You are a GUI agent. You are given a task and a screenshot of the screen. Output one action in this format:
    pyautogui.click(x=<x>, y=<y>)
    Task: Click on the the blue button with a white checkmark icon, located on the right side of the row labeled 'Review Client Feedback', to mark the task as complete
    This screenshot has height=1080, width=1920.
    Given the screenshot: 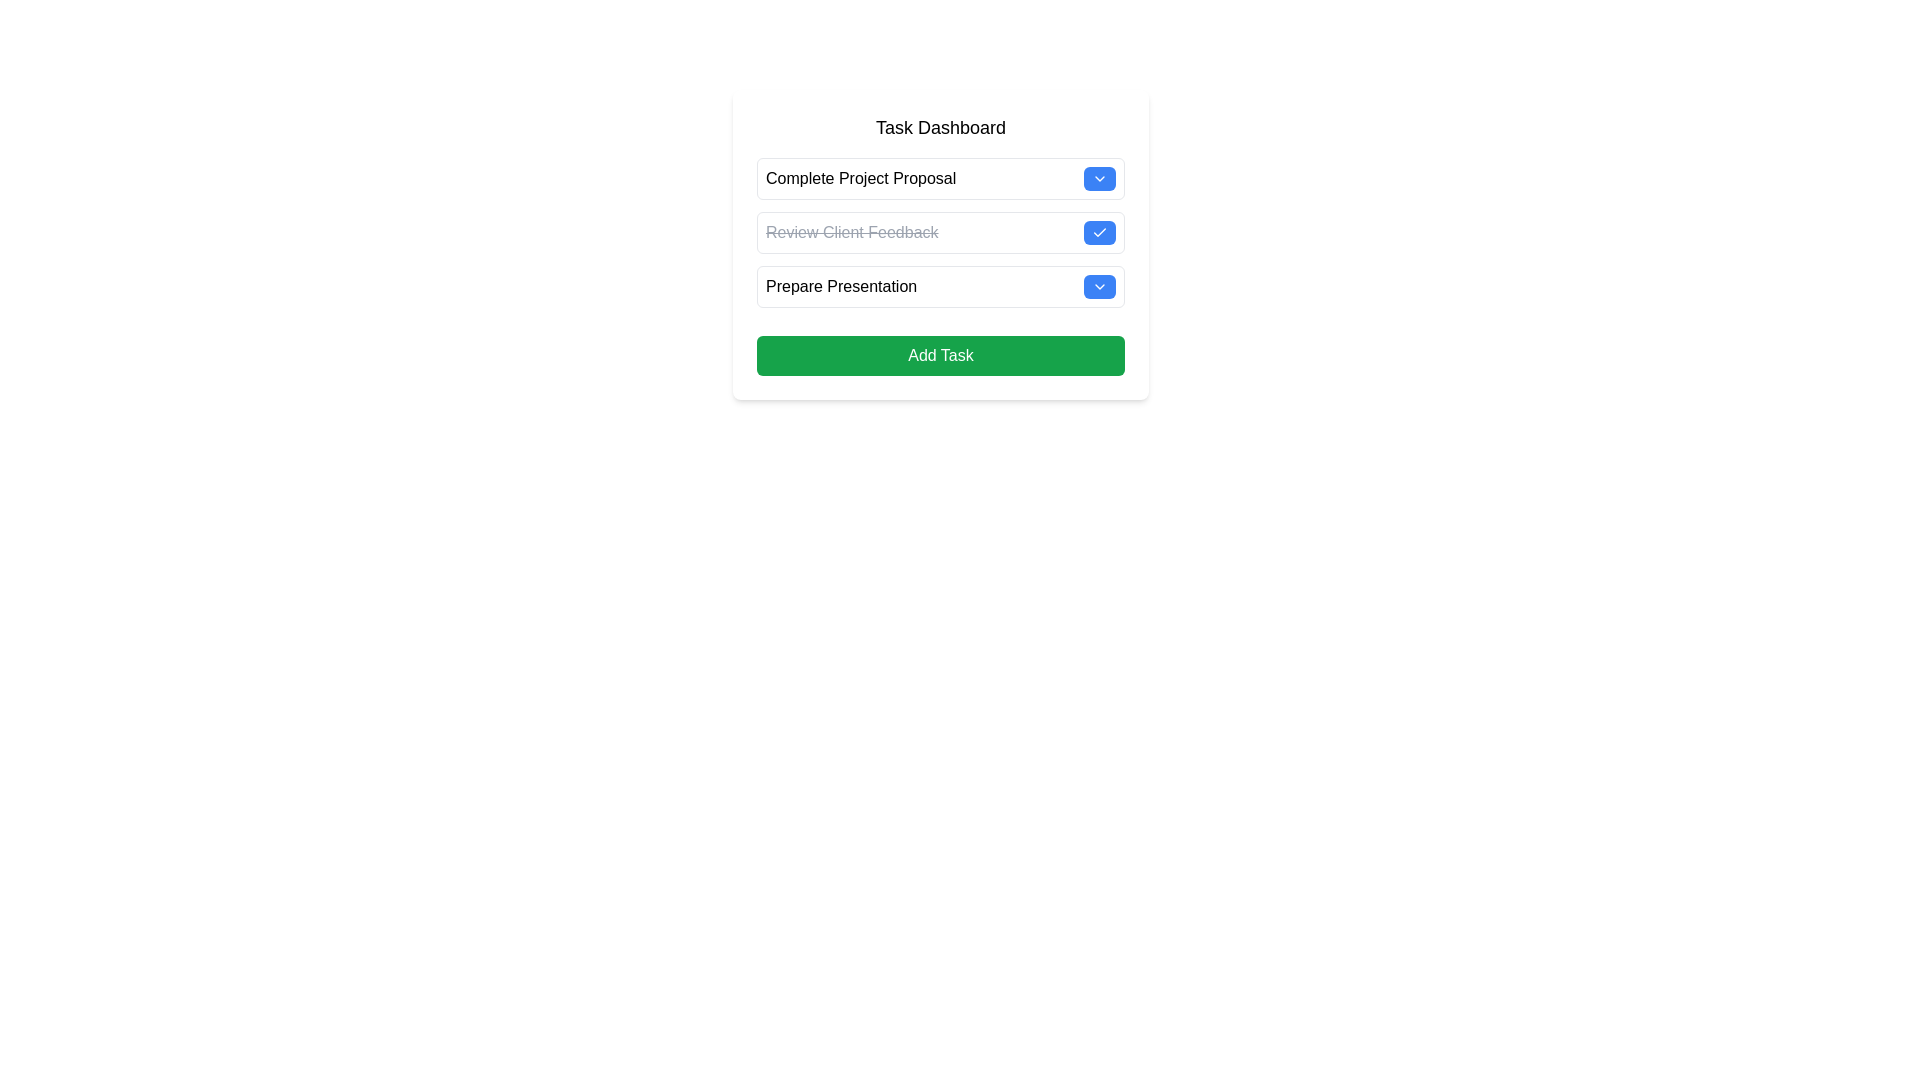 What is the action you would take?
    pyautogui.click(x=1098, y=231)
    